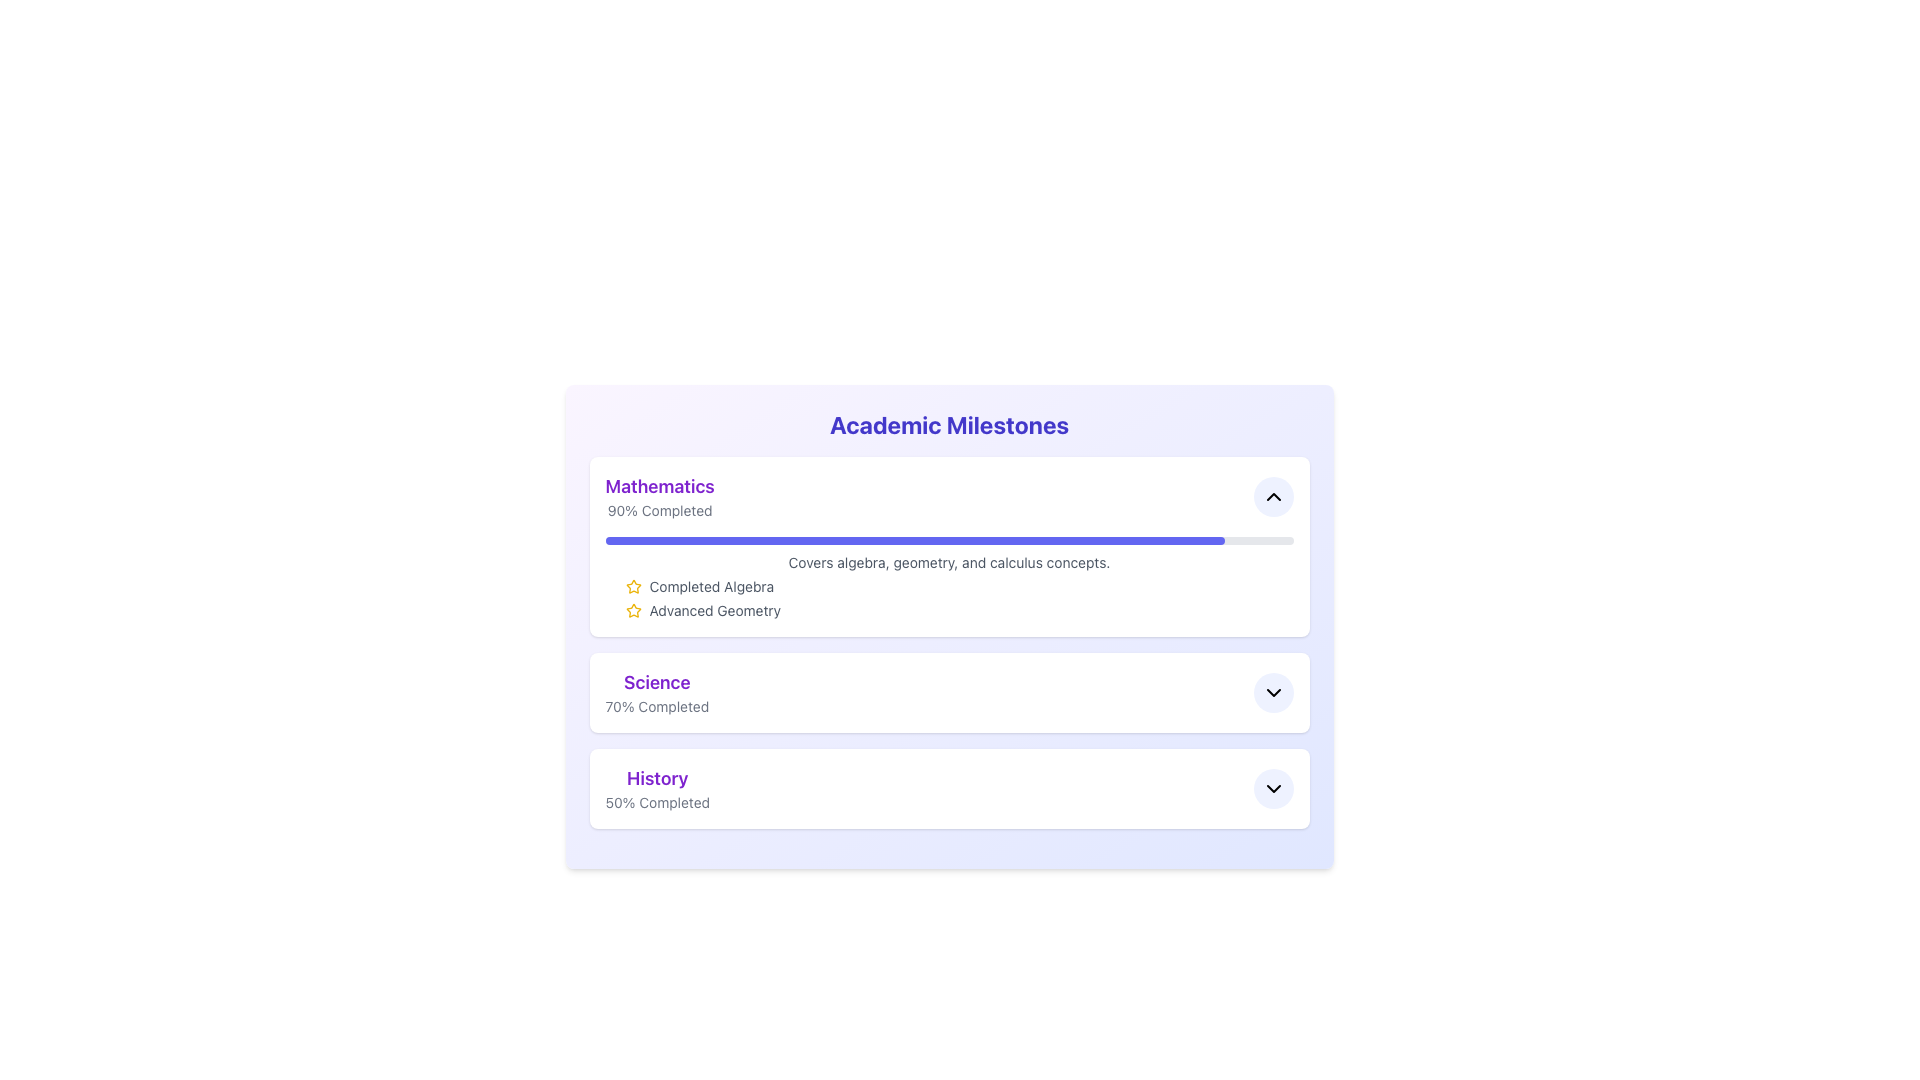 Image resolution: width=1920 pixels, height=1080 pixels. Describe the element at coordinates (632, 609) in the screenshot. I see `the bright yellow star icon located next to the 'Completed Algebra' label in the Mathematics section of the Academic Milestones interface` at that location.